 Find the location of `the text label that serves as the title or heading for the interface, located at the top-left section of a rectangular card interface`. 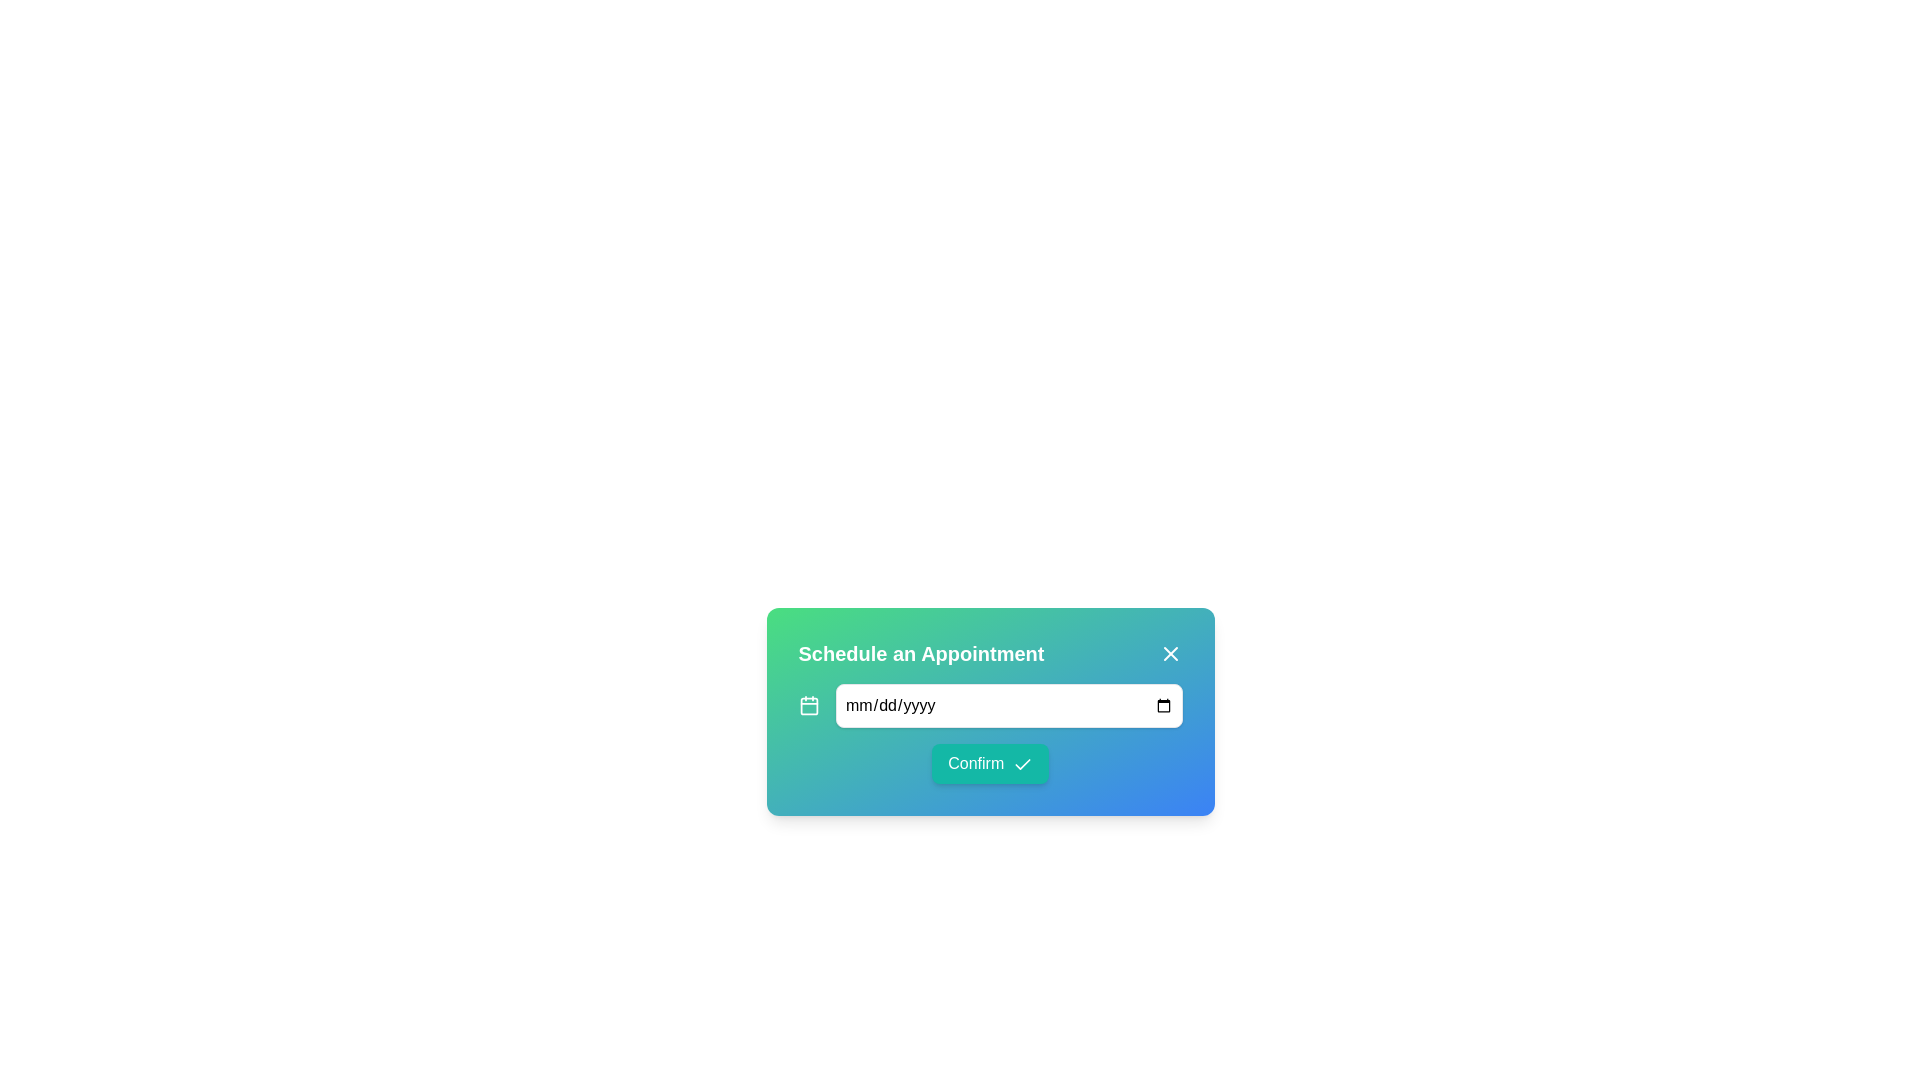

the text label that serves as the title or heading for the interface, located at the top-left section of a rectangular card interface is located at coordinates (920, 654).